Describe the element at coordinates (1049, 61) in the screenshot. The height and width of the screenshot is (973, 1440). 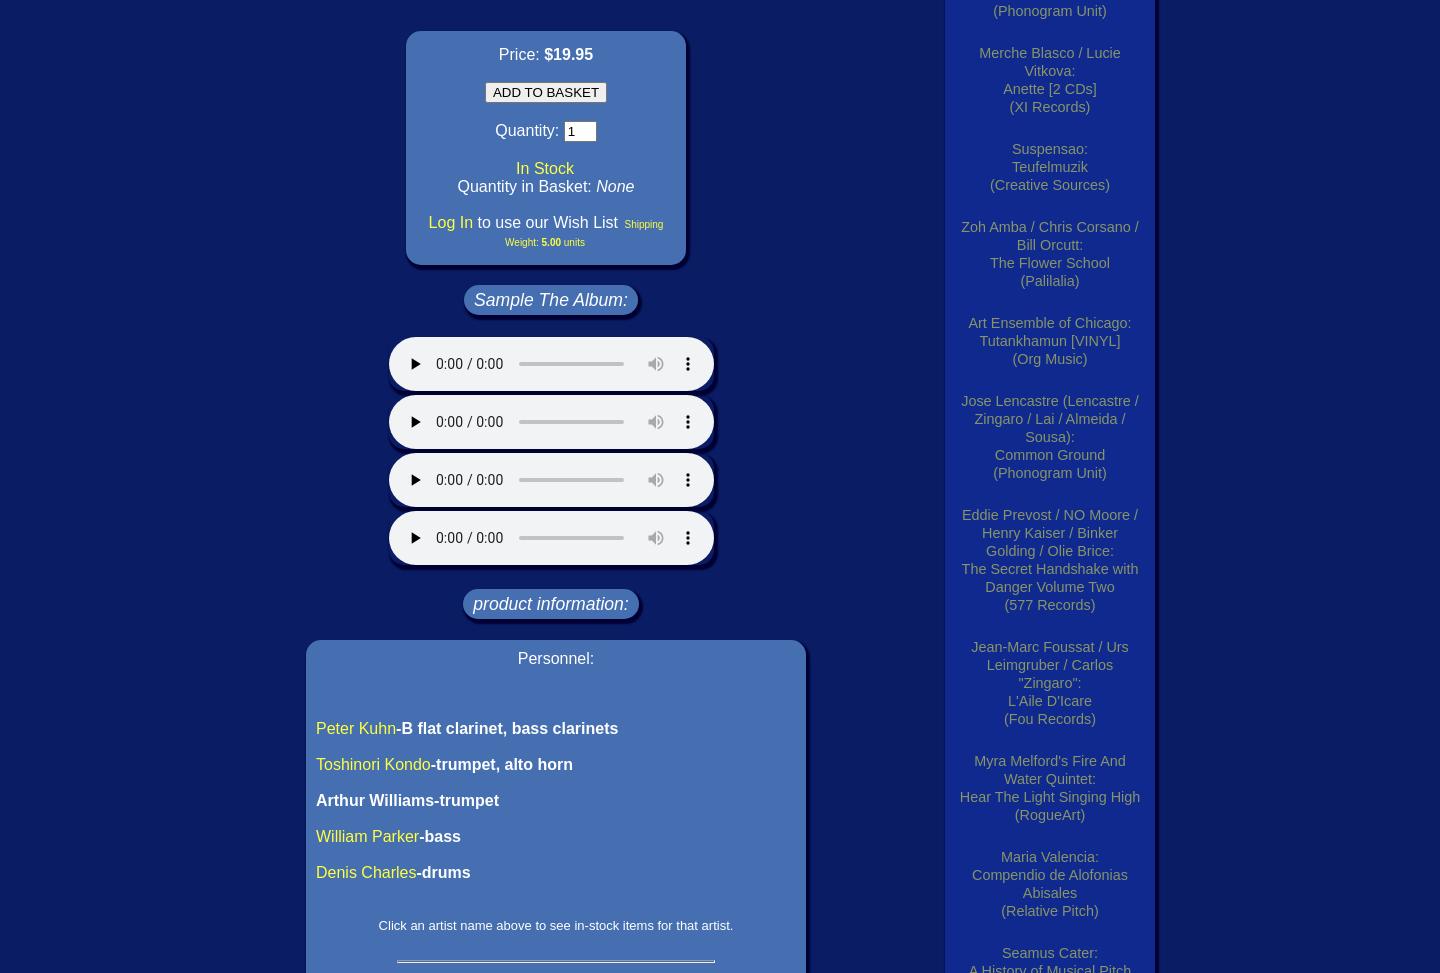
I see `'Merche Blasco / Lucie Vitkova:'` at that location.